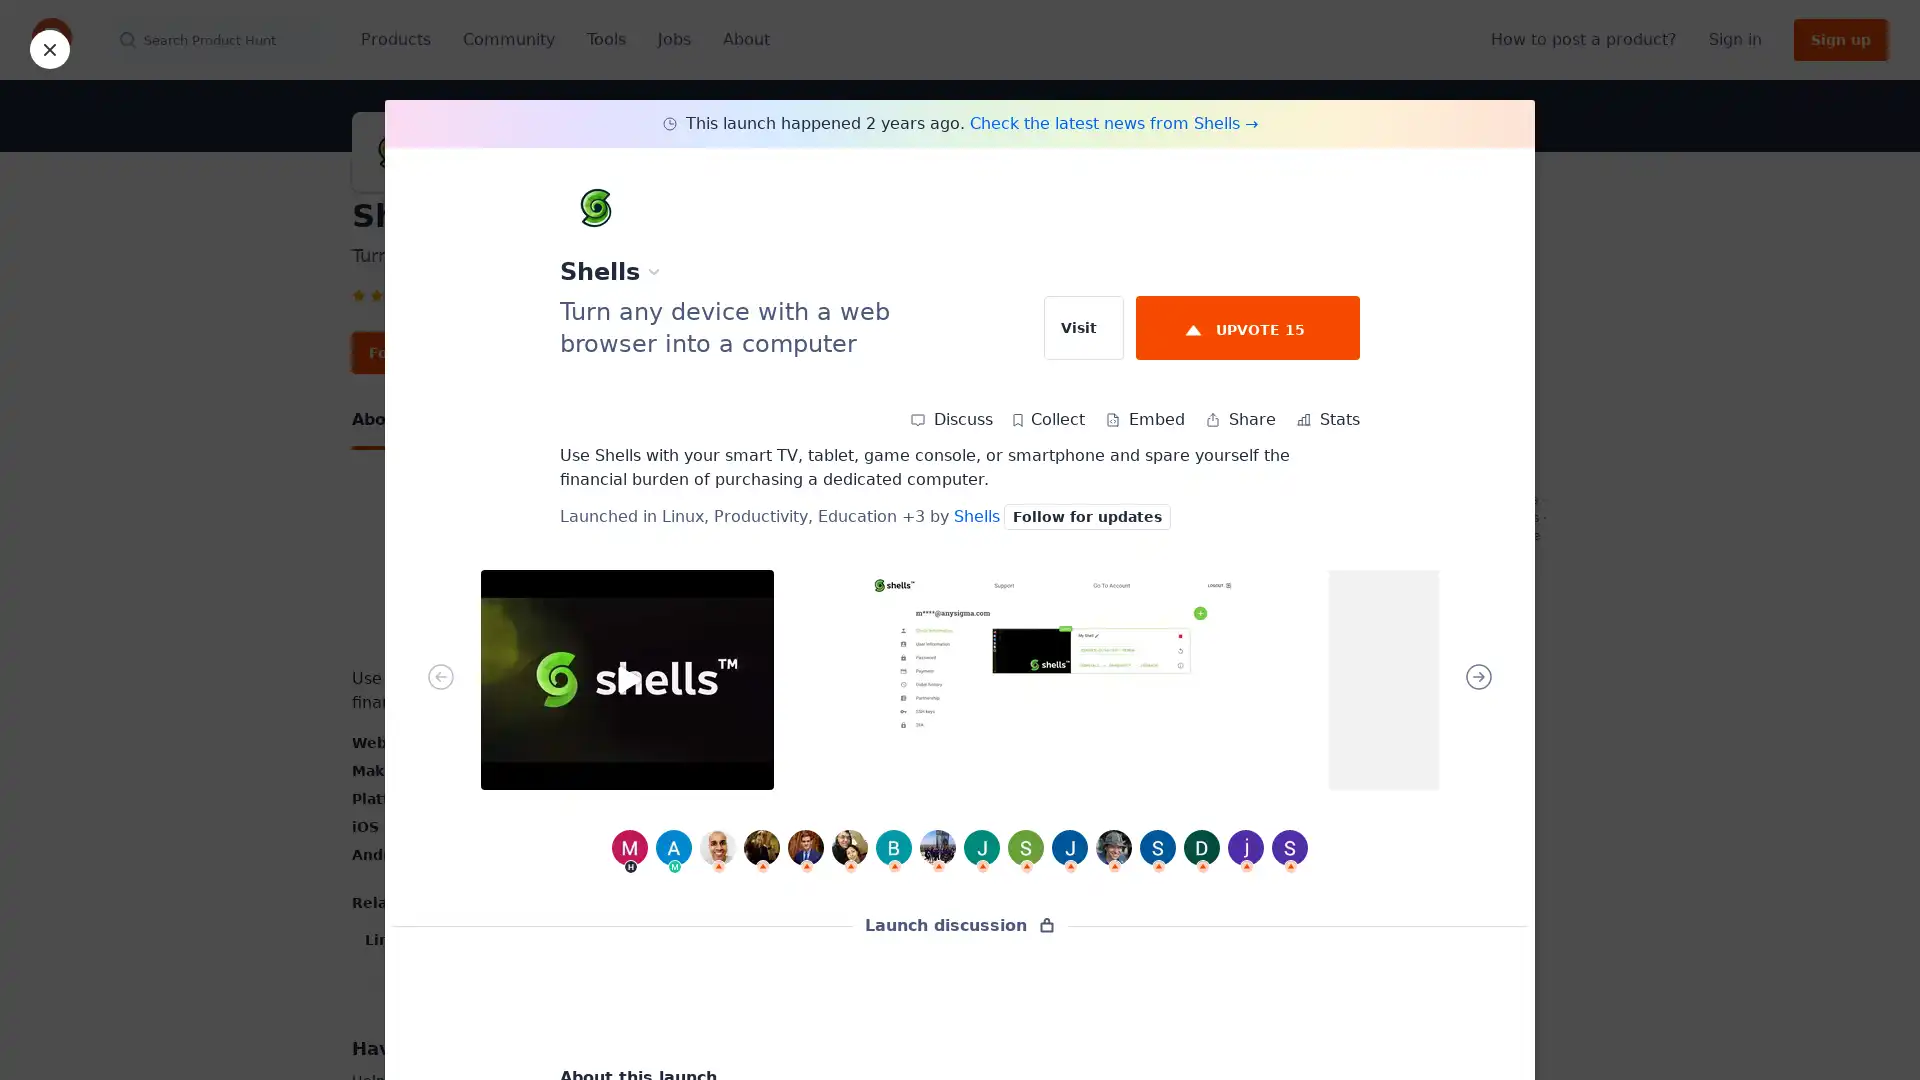  What do you see at coordinates (1050, 678) in the screenshot?
I see `Shells gallery image` at bounding box center [1050, 678].